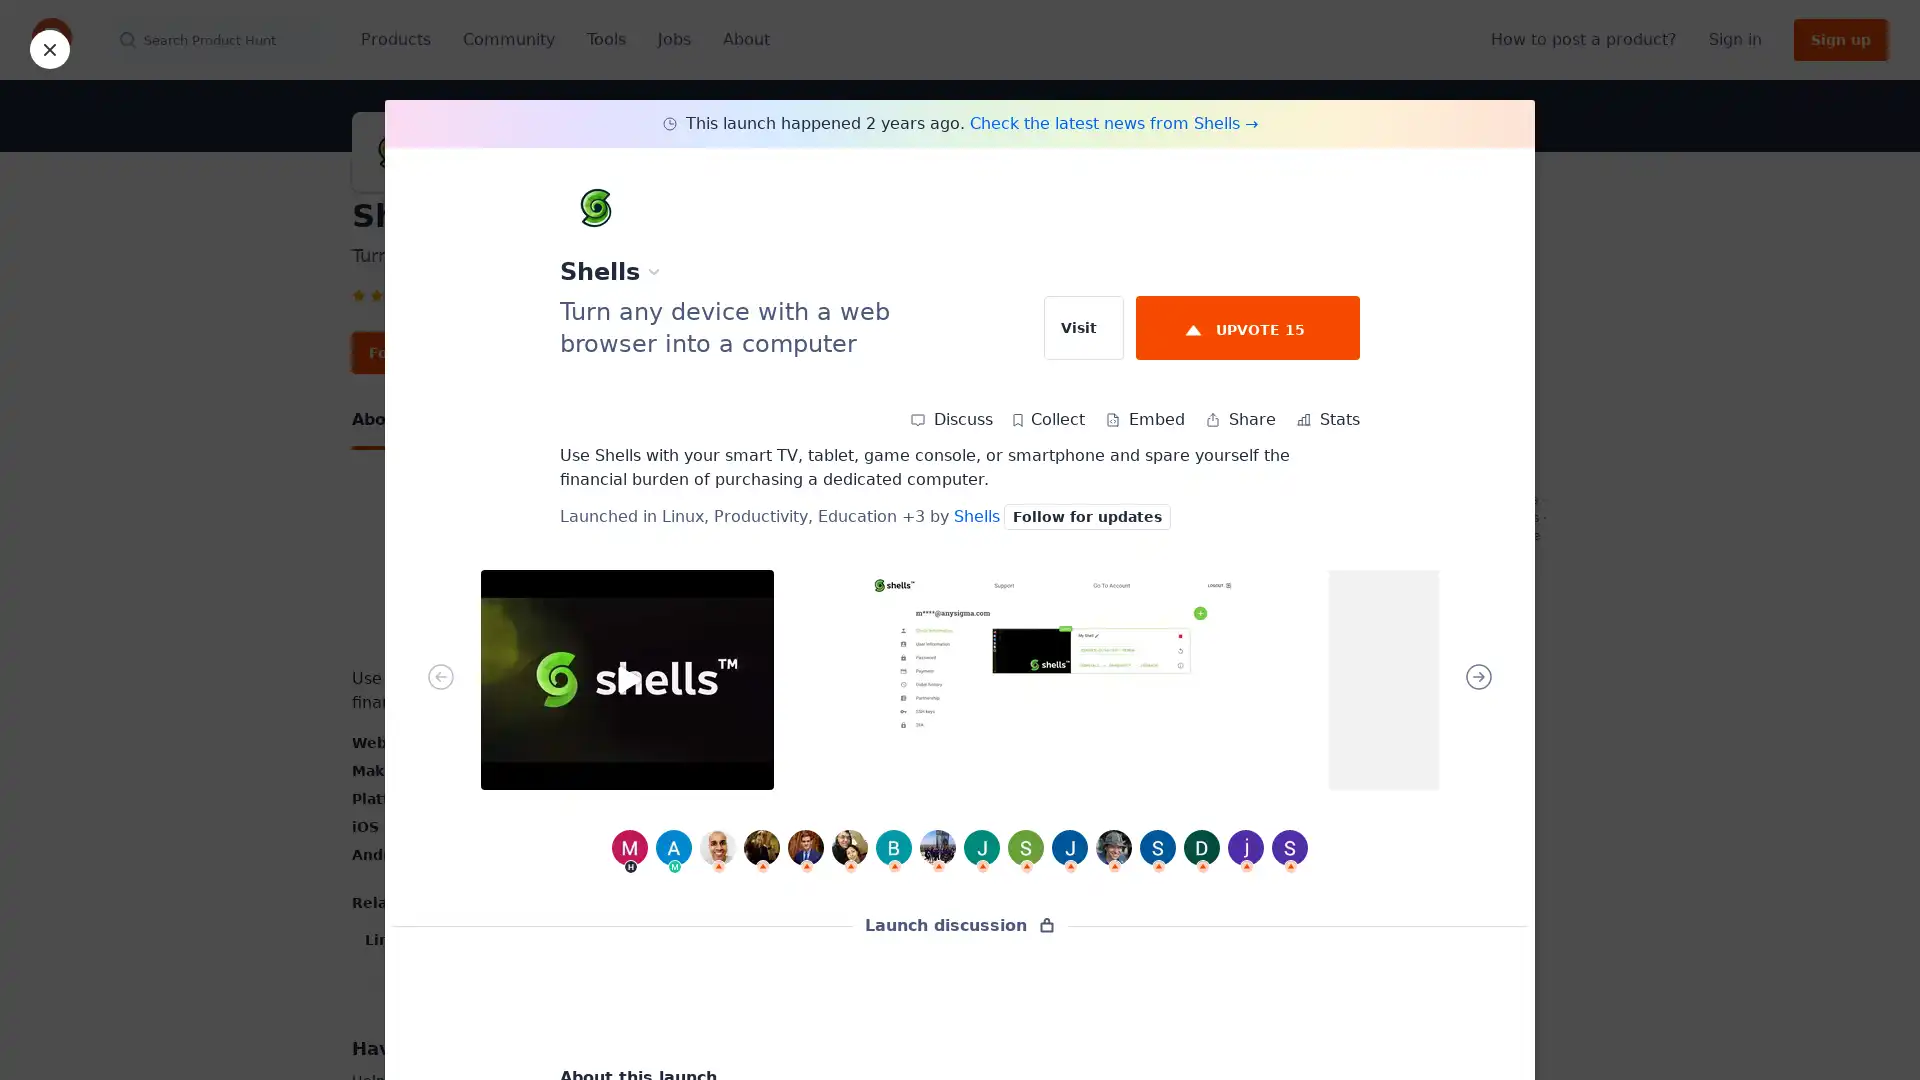  What do you see at coordinates (1050, 678) in the screenshot?
I see `Shells gallery image` at bounding box center [1050, 678].